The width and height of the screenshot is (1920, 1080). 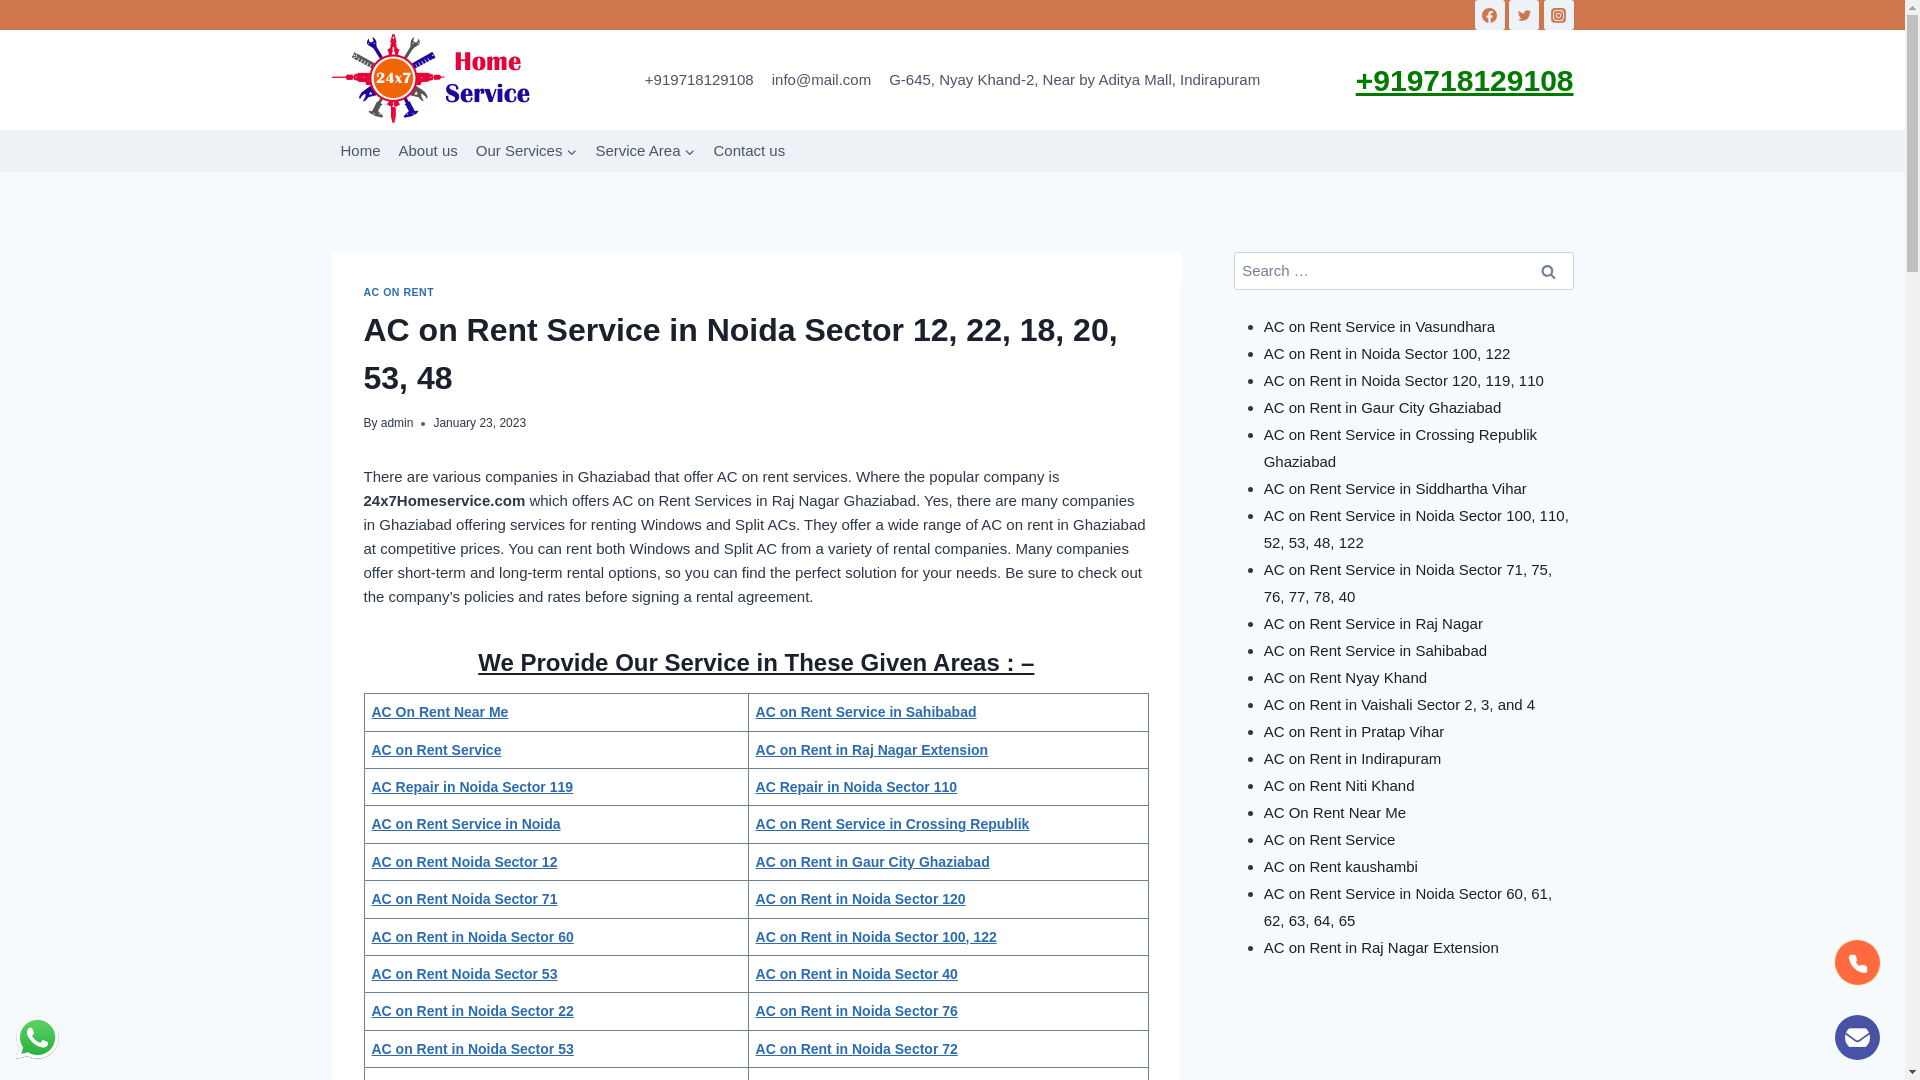 I want to click on 'Contact us', so click(x=747, y=149).